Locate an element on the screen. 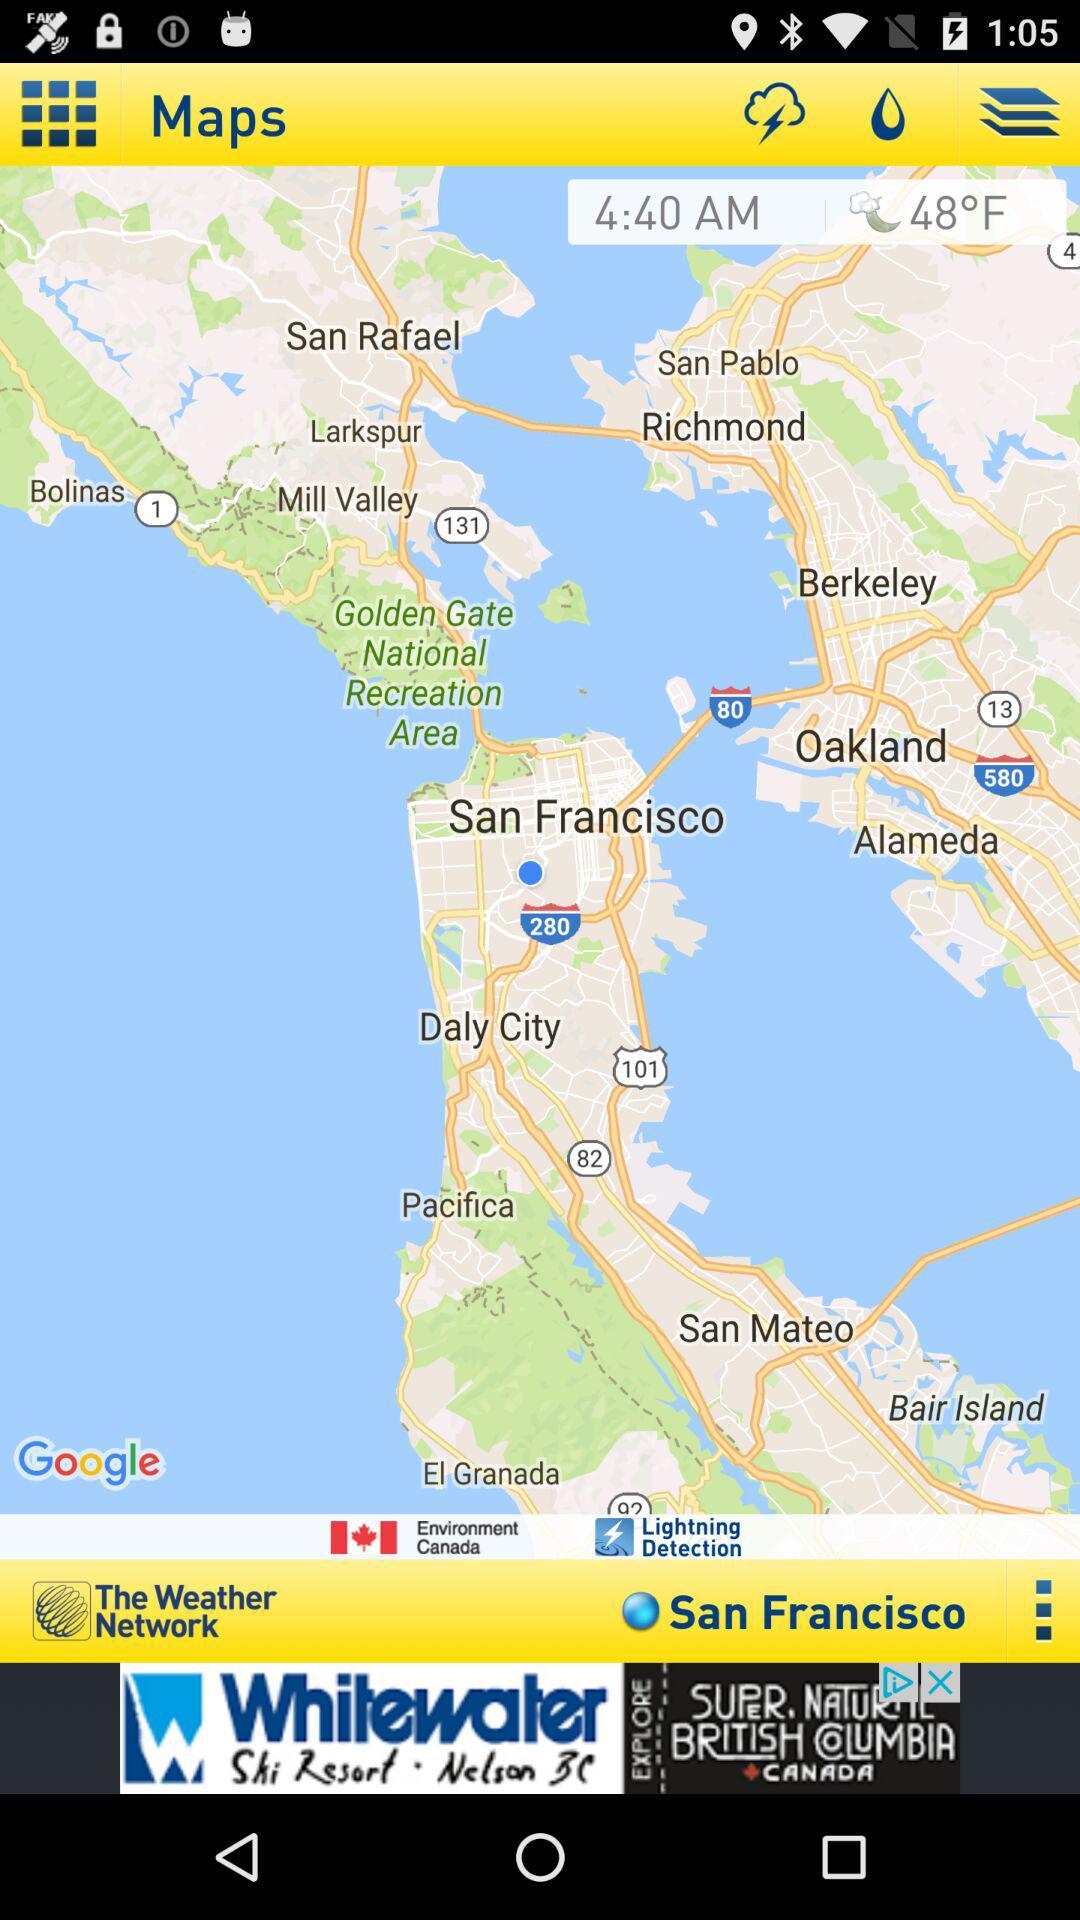 This screenshot has height=1920, width=1080. advertisement is located at coordinates (540, 1727).